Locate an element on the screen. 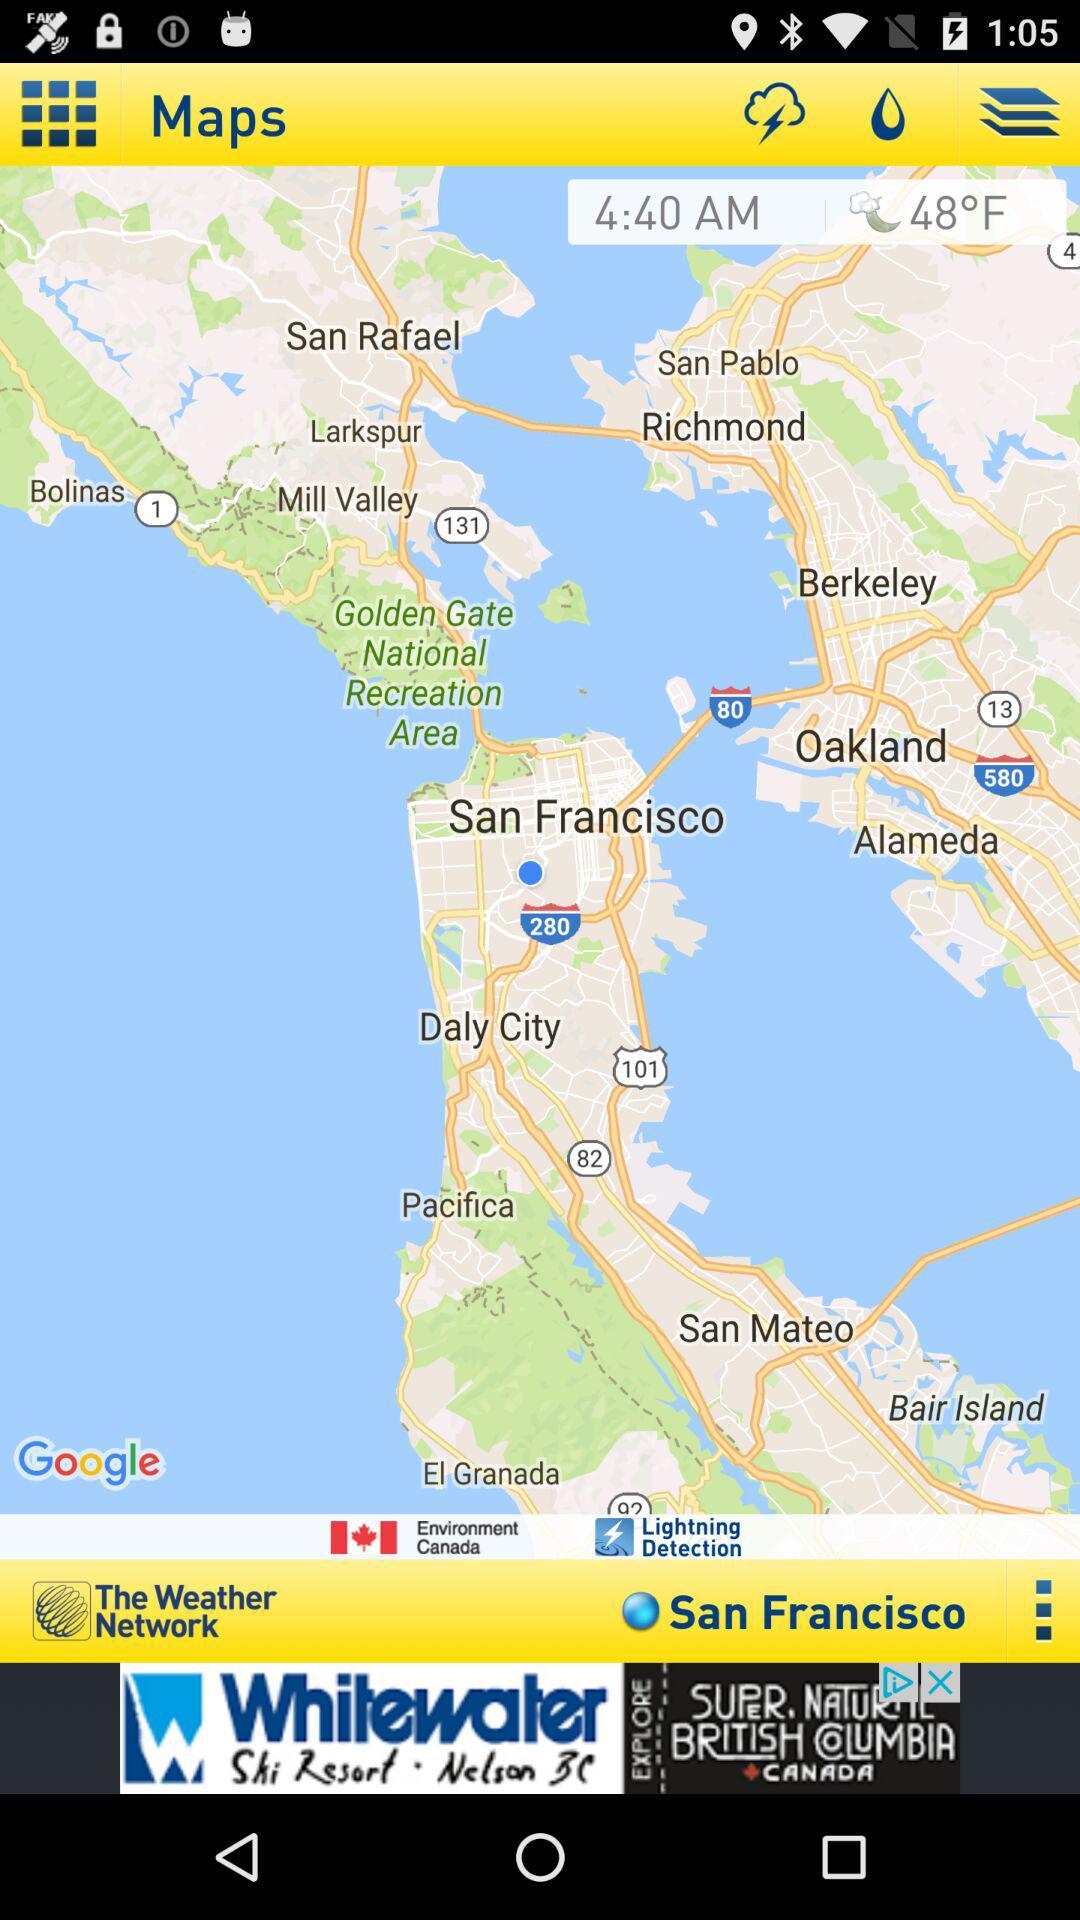 This screenshot has height=1920, width=1080. advertisement is located at coordinates (540, 1727).